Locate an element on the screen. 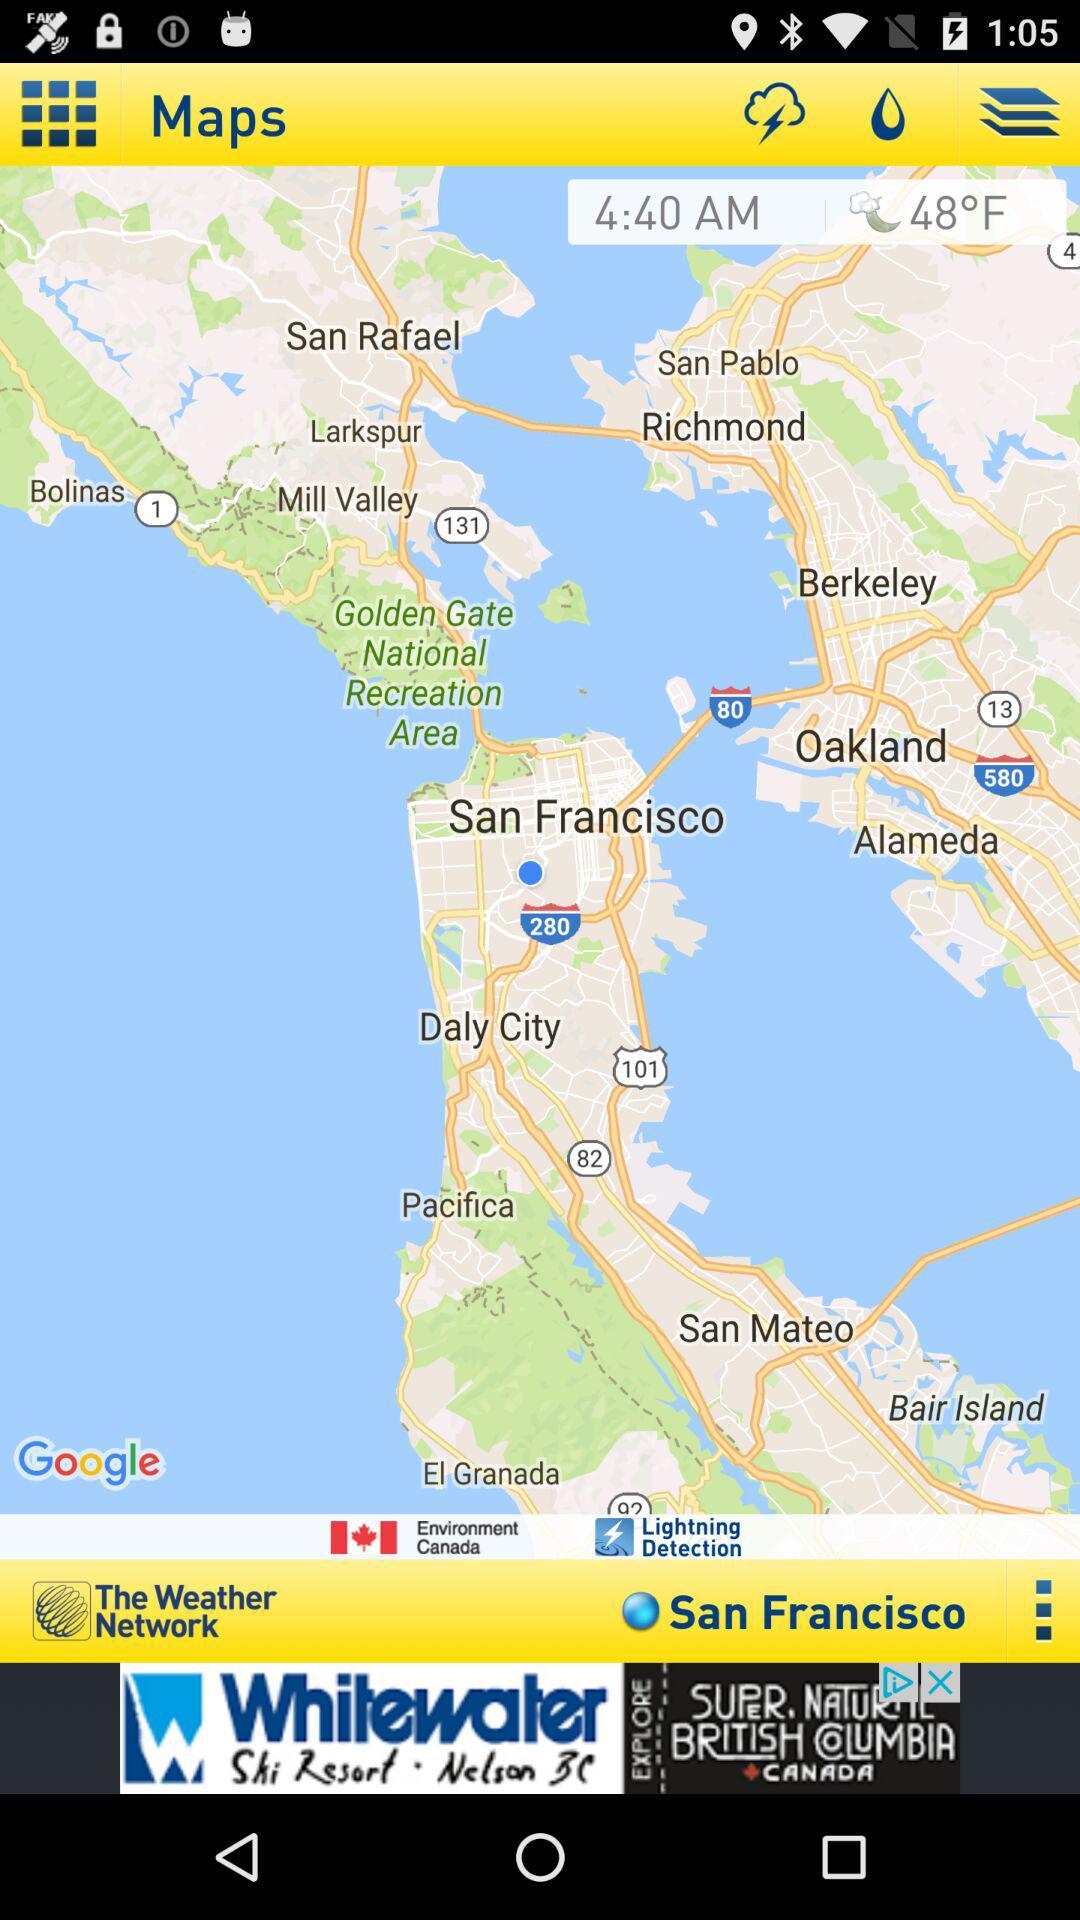 This screenshot has height=1920, width=1080. advertisement is located at coordinates (540, 1727).